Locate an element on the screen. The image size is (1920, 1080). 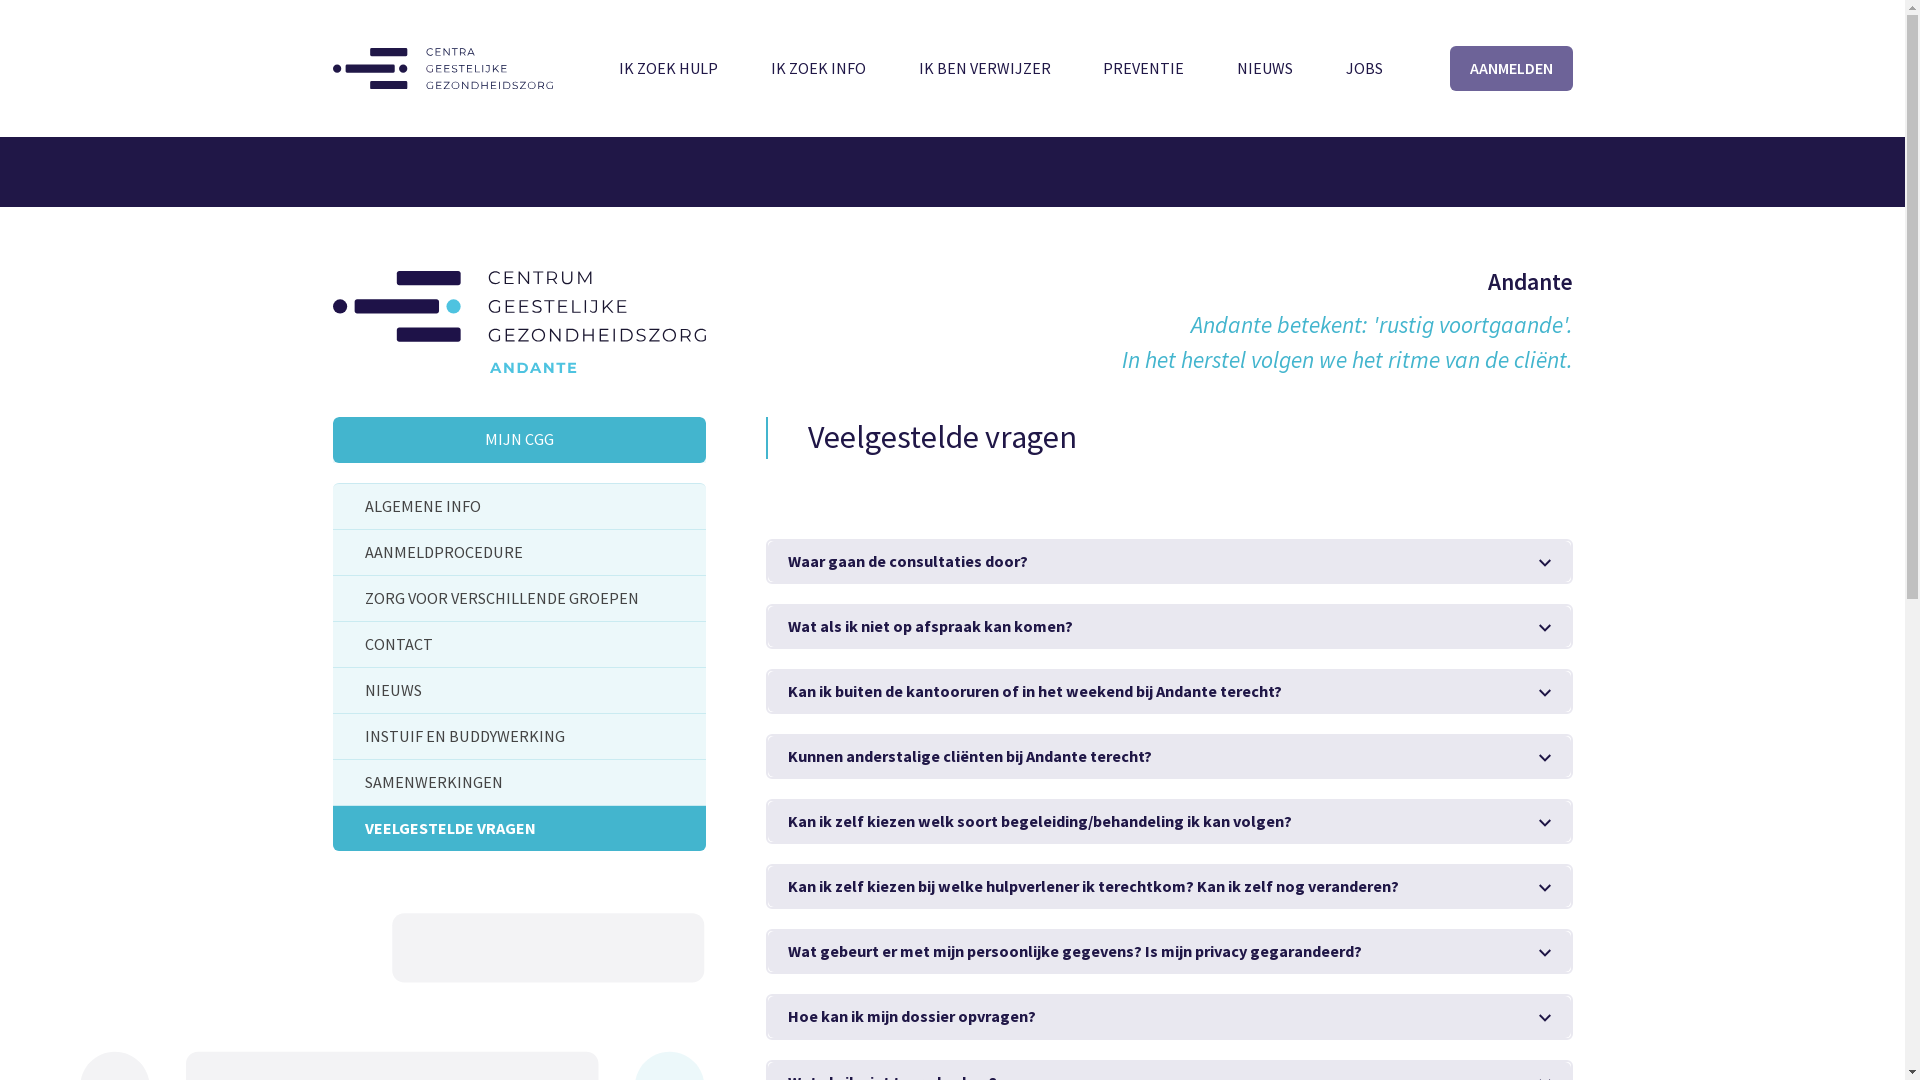
'IK BEN VERWIJZER' is located at coordinates (906, 67).